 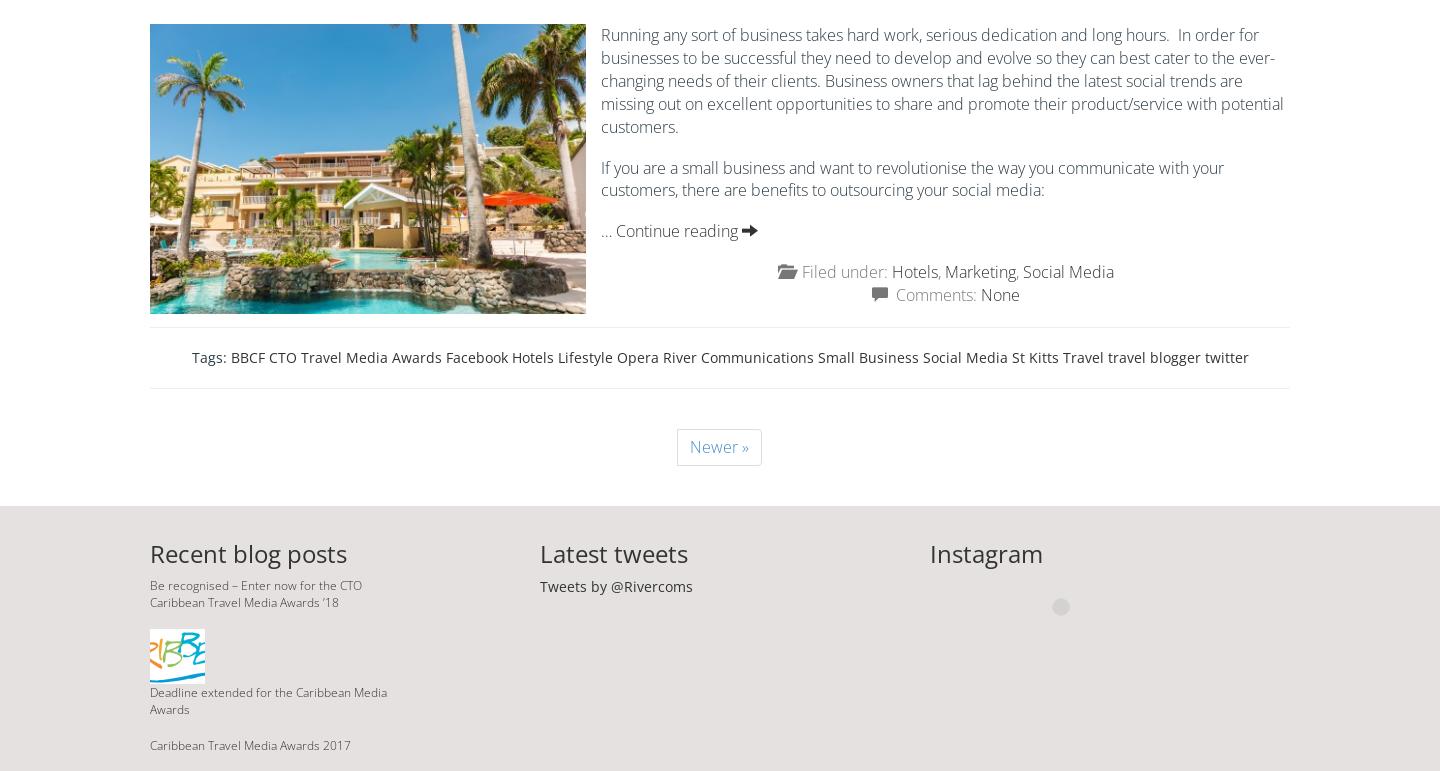 What do you see at coordinates (671, 229) in the screenshot?
I see `'… Continue reading'` at bounding box center [671, 229].